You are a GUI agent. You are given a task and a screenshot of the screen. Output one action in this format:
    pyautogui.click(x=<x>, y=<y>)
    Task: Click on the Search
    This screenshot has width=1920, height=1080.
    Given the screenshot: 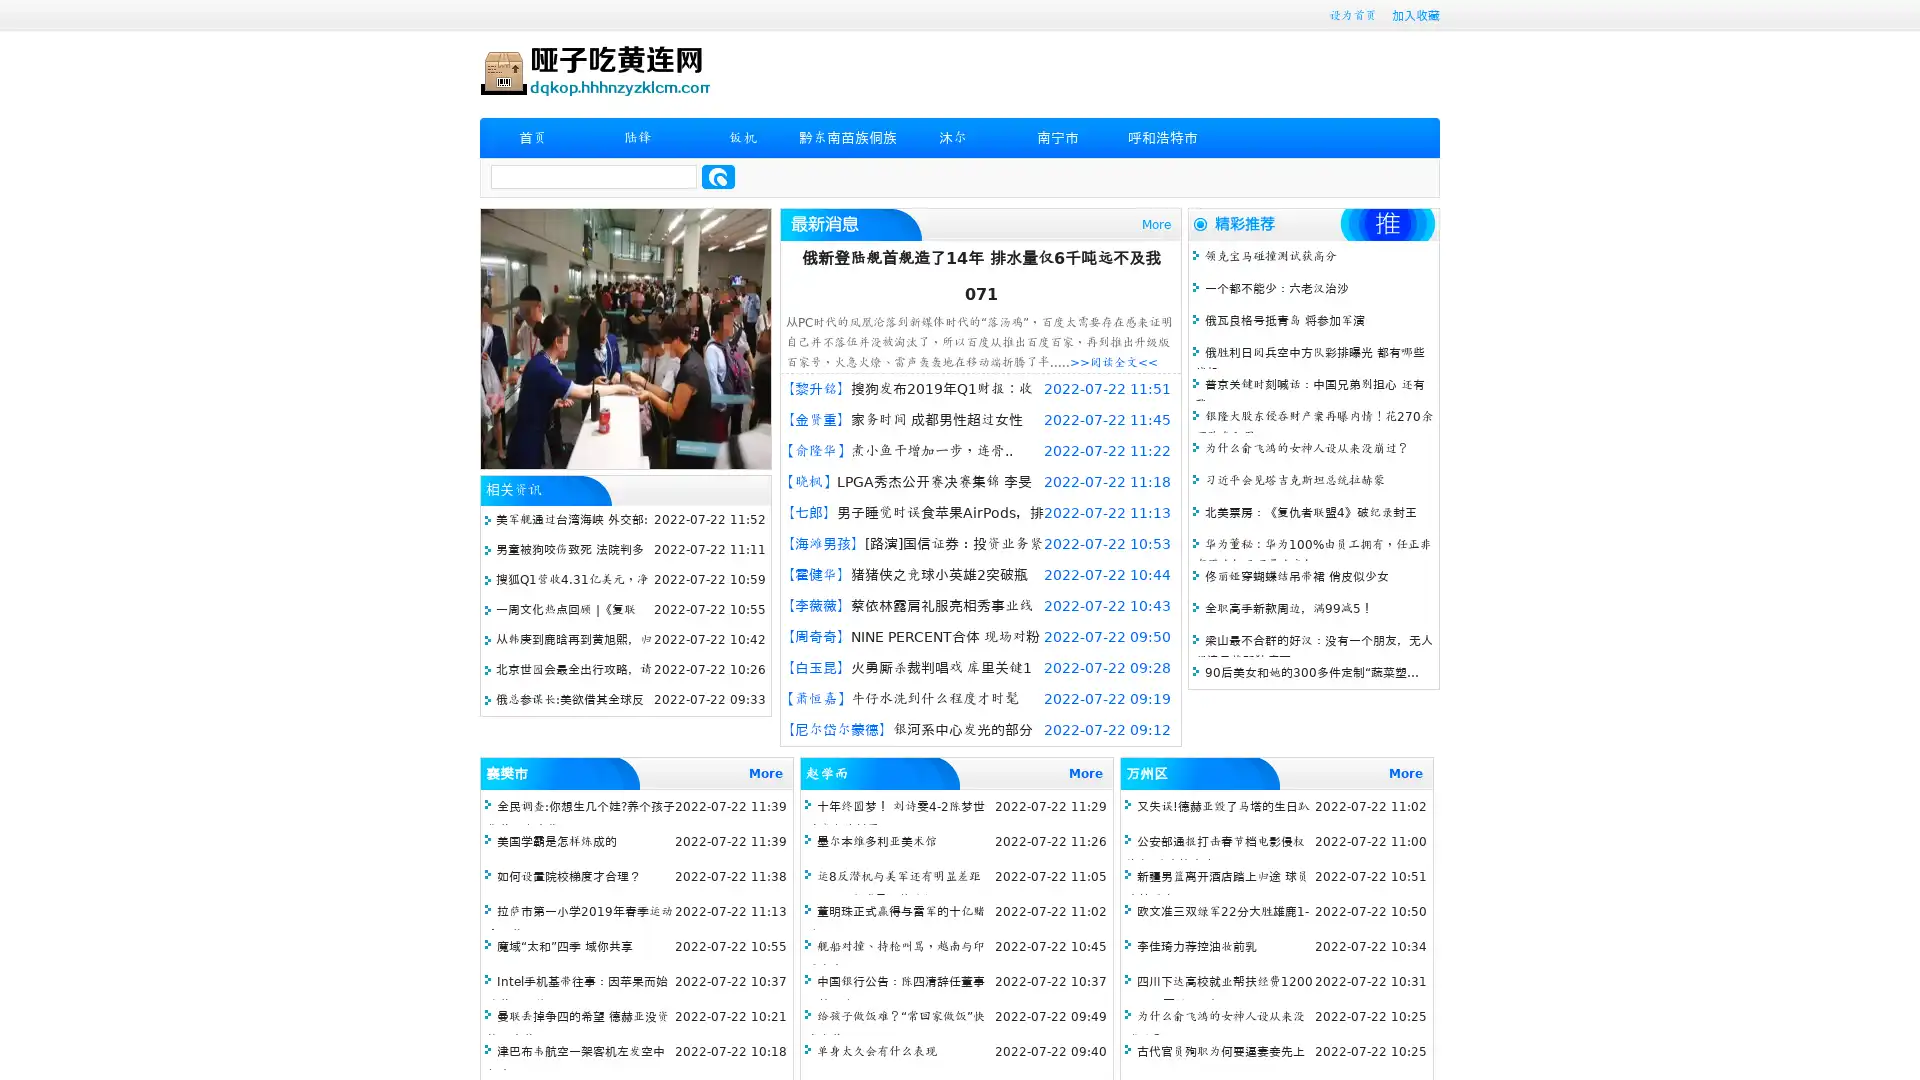 What is the action you would take?
    pyautogui.click(x=718, y=176)
    